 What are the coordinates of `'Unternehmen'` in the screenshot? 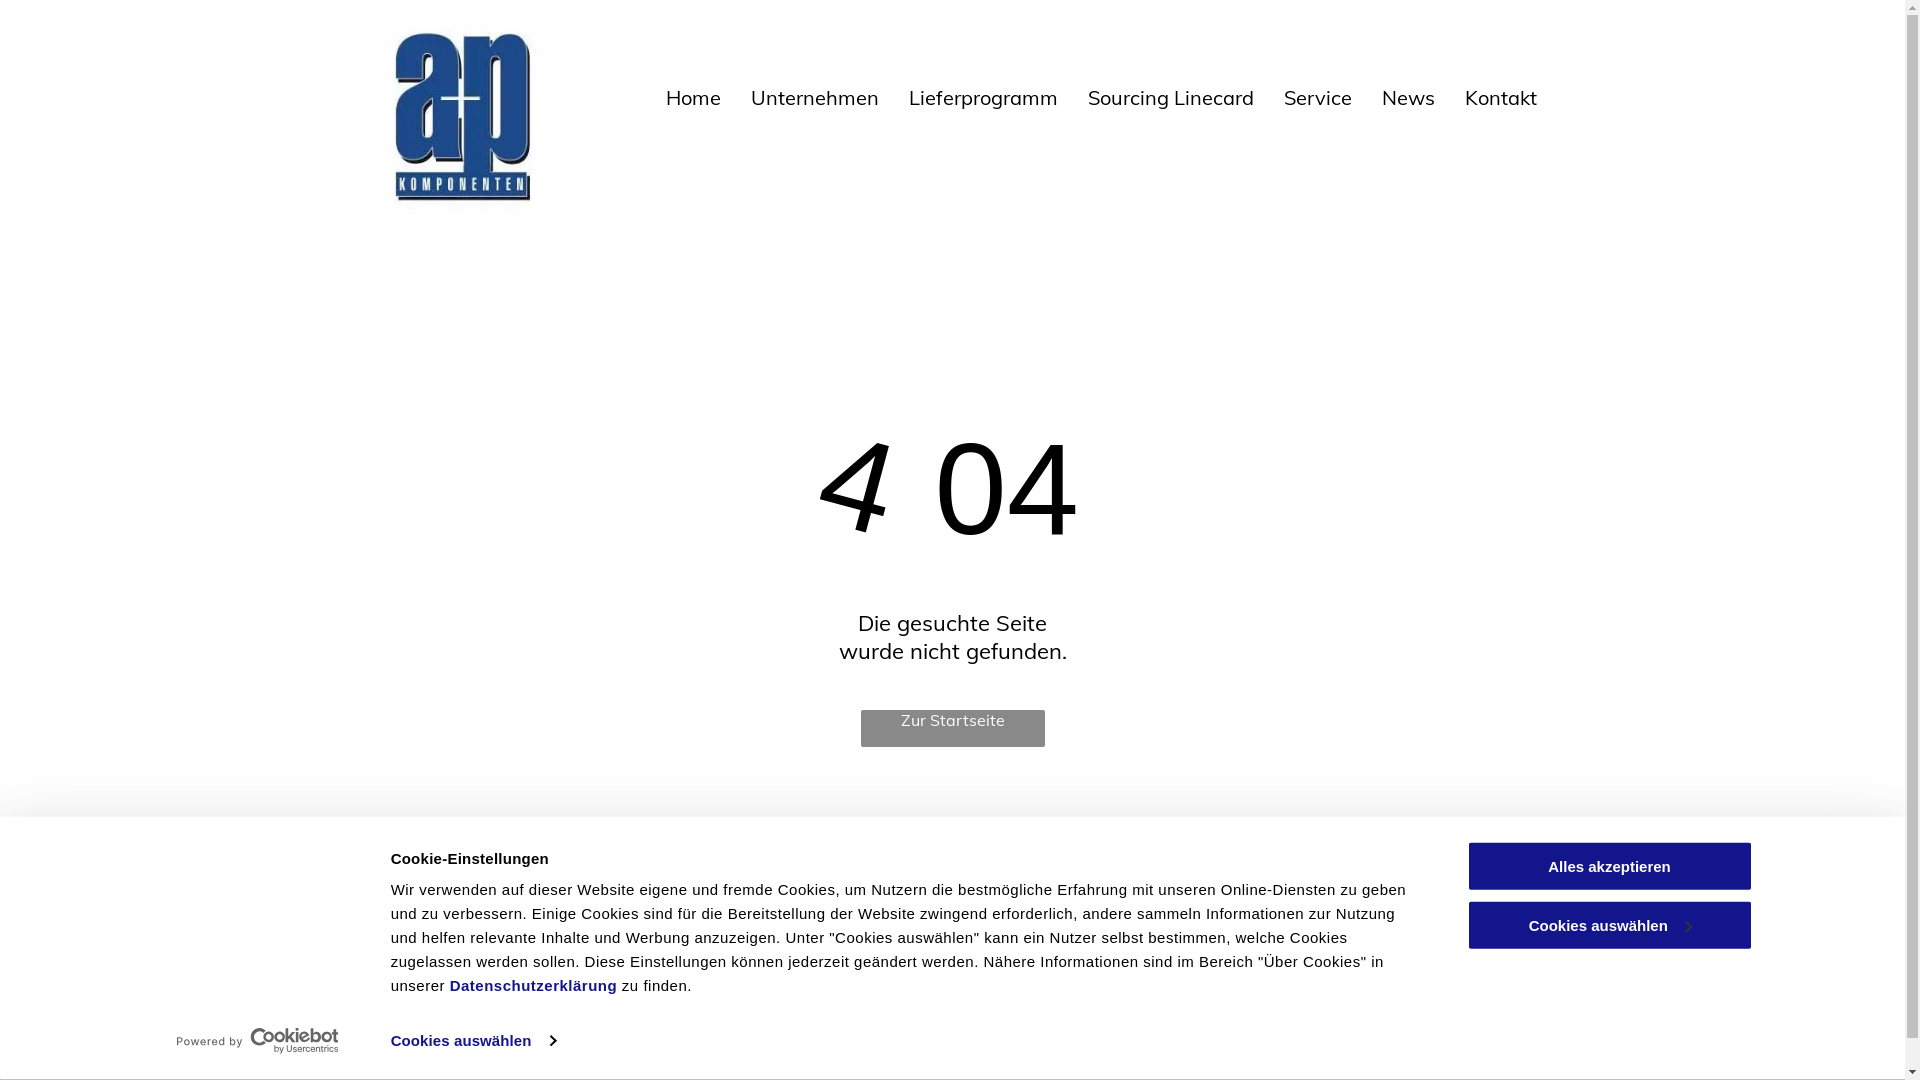 It's located at (800, 97).